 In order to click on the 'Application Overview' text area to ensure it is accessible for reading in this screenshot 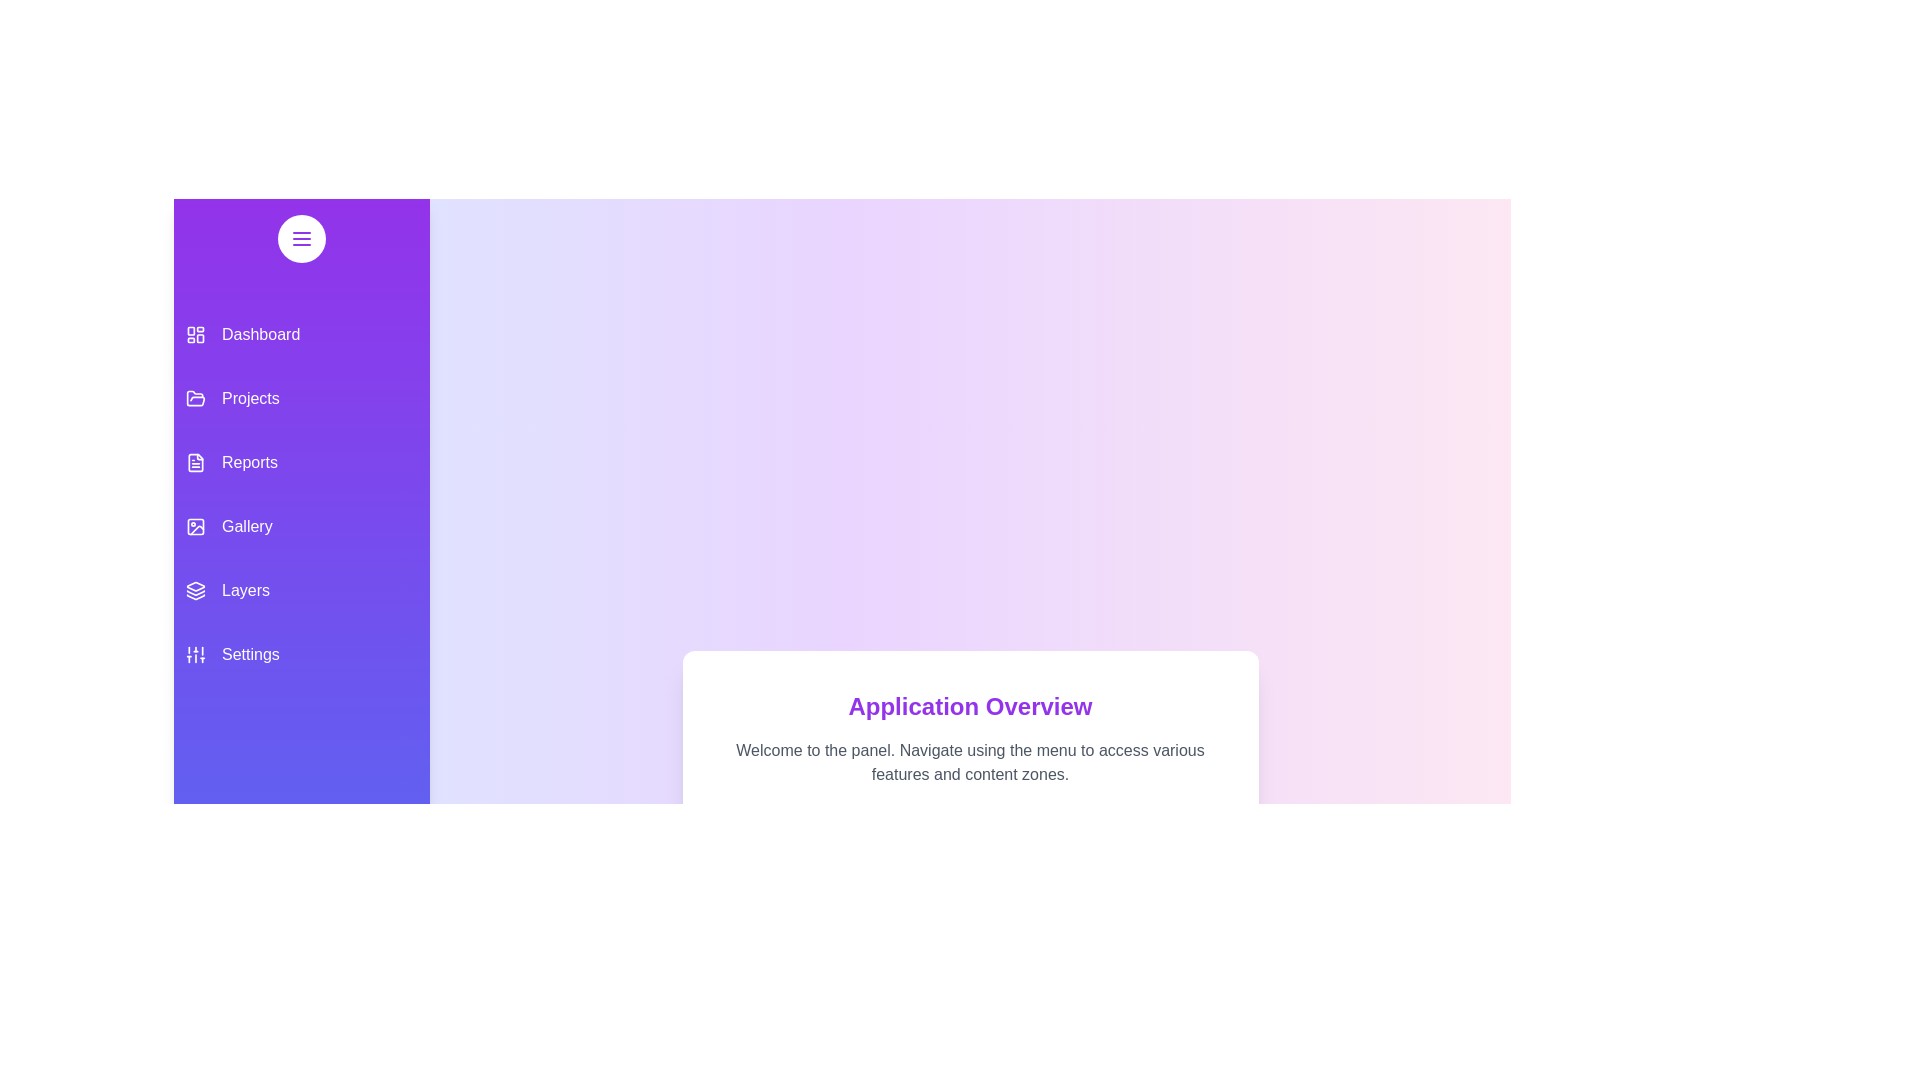, I will do `click(970, 739)`.